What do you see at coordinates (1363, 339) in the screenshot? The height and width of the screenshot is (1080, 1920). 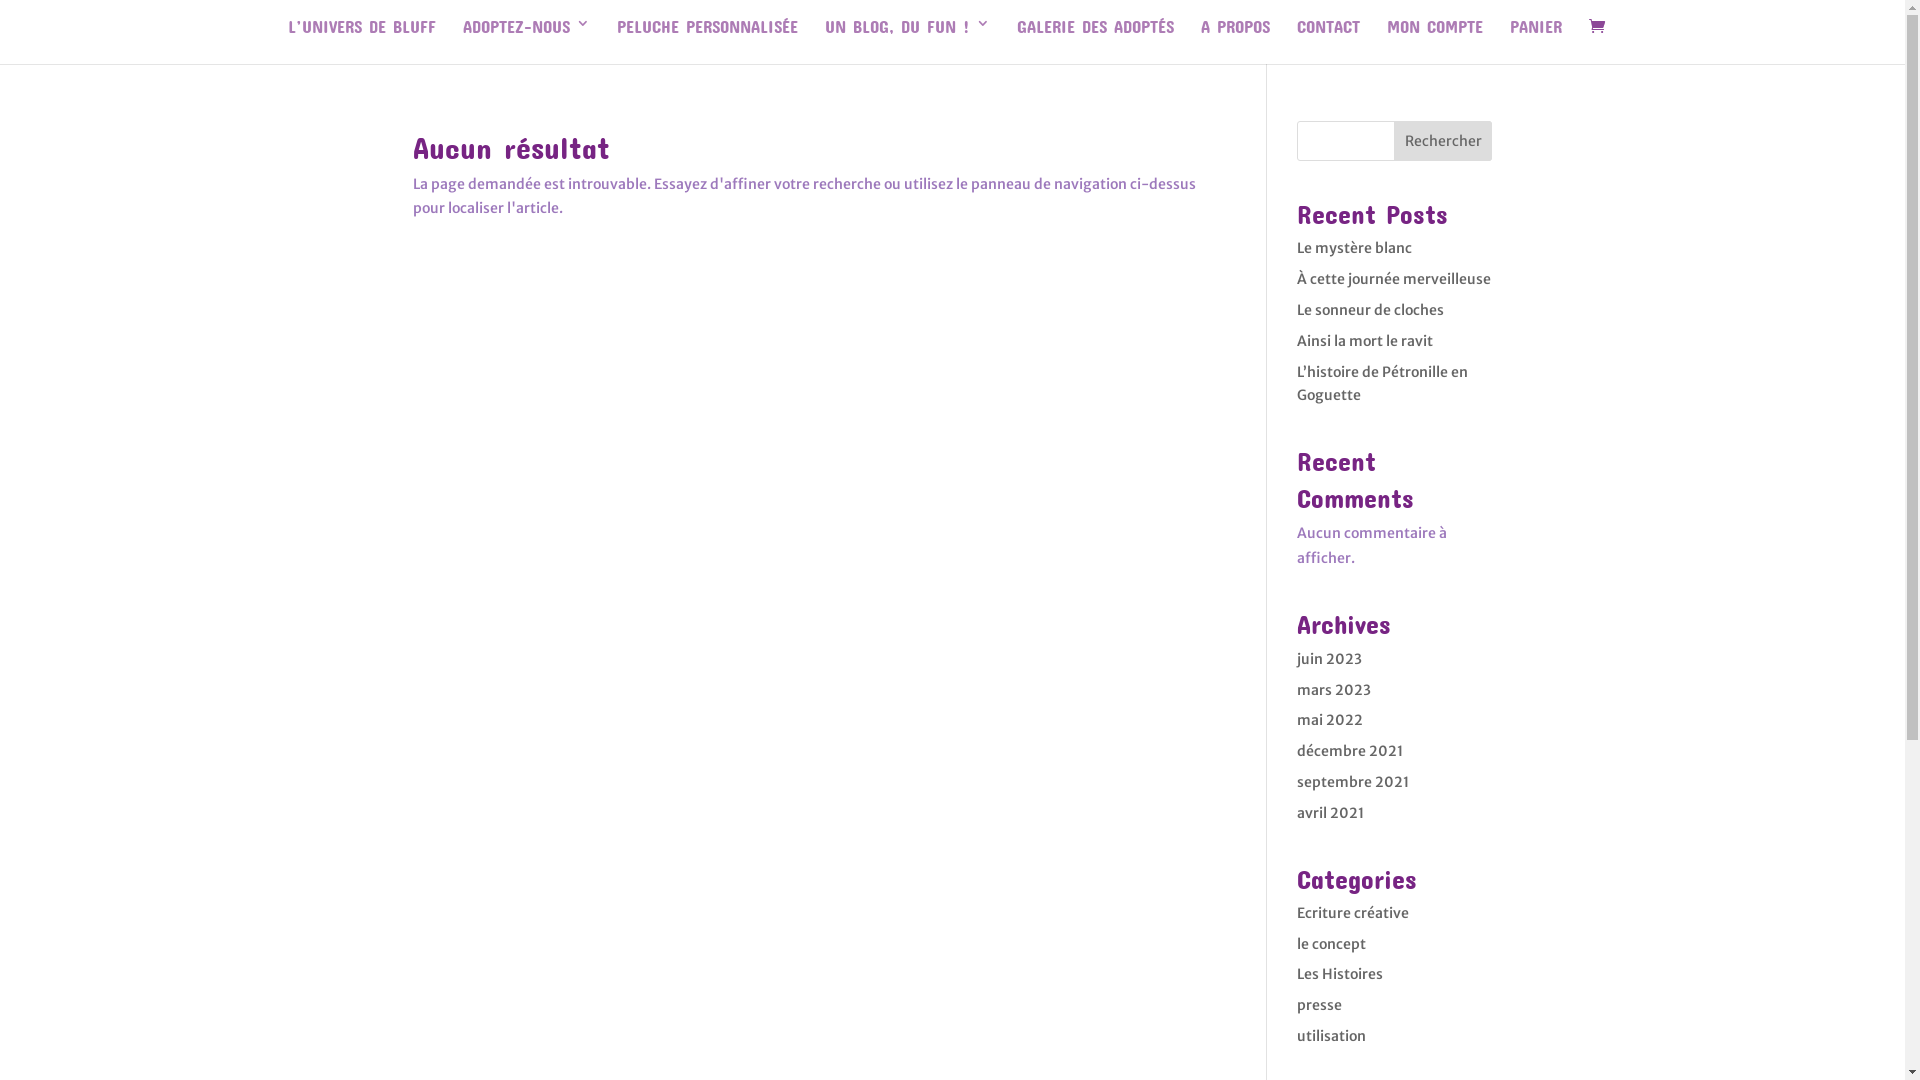 I see `'Ainsi la mort le ravit'` at bounding box center [1363, 339].